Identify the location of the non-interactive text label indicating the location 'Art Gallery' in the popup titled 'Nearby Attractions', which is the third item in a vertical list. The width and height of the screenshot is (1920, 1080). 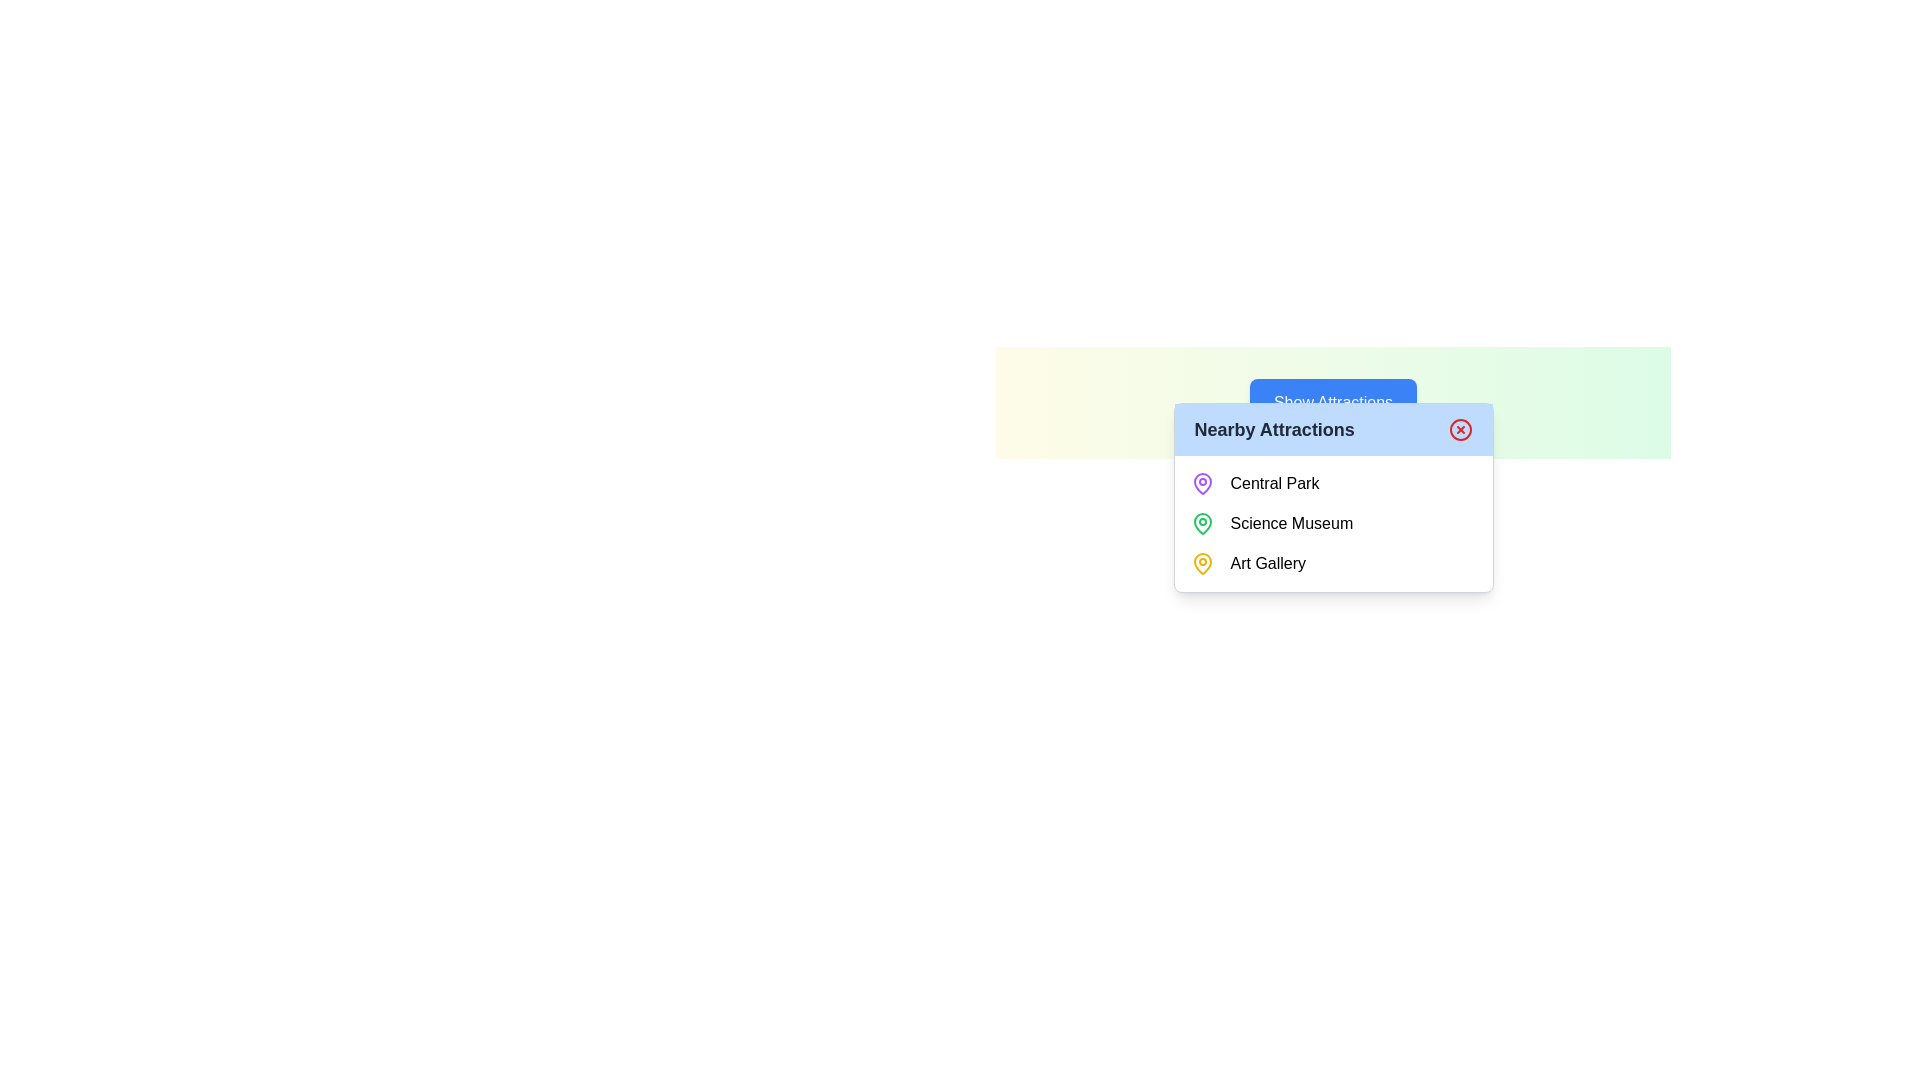
(1267, 563).